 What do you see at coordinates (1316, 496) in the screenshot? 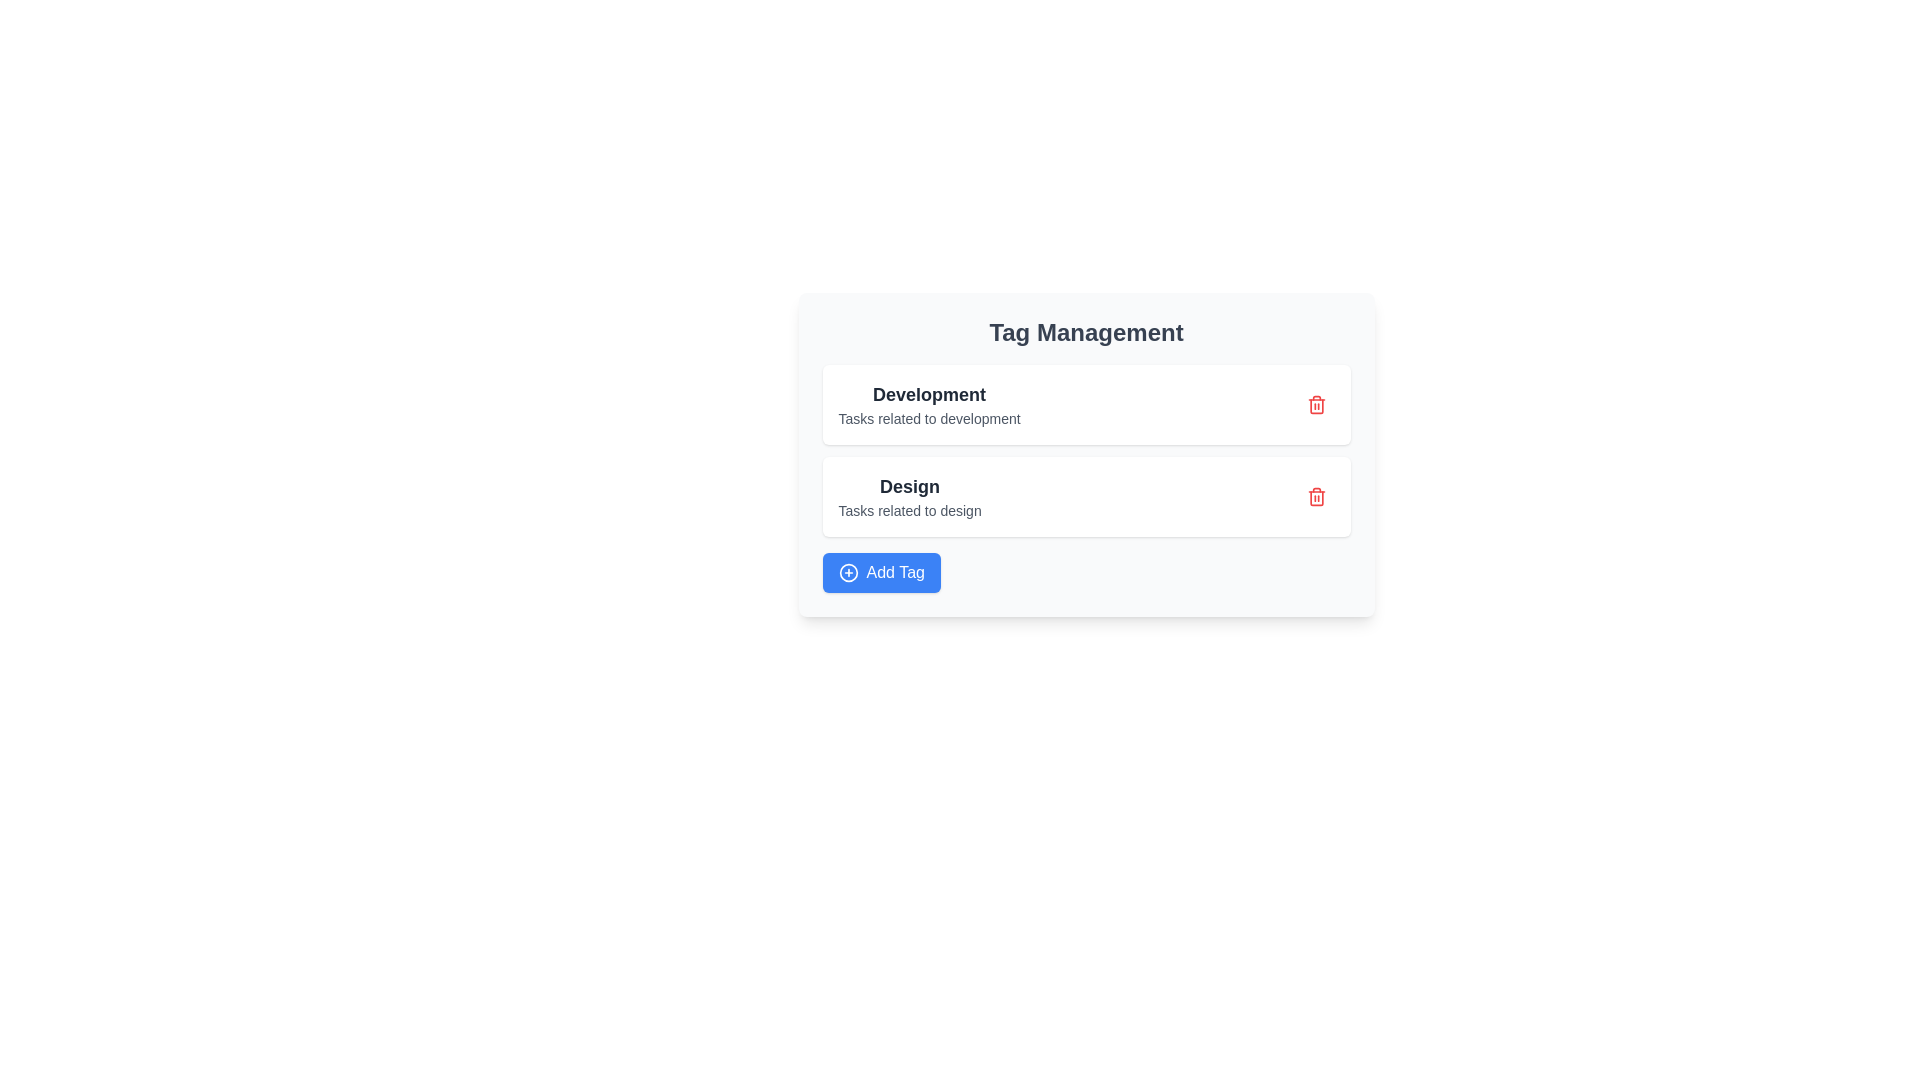
I see `the icon button located to the far right of the 'Design' item in the 'Tag Management' list` at bounding box center [1316, 496].